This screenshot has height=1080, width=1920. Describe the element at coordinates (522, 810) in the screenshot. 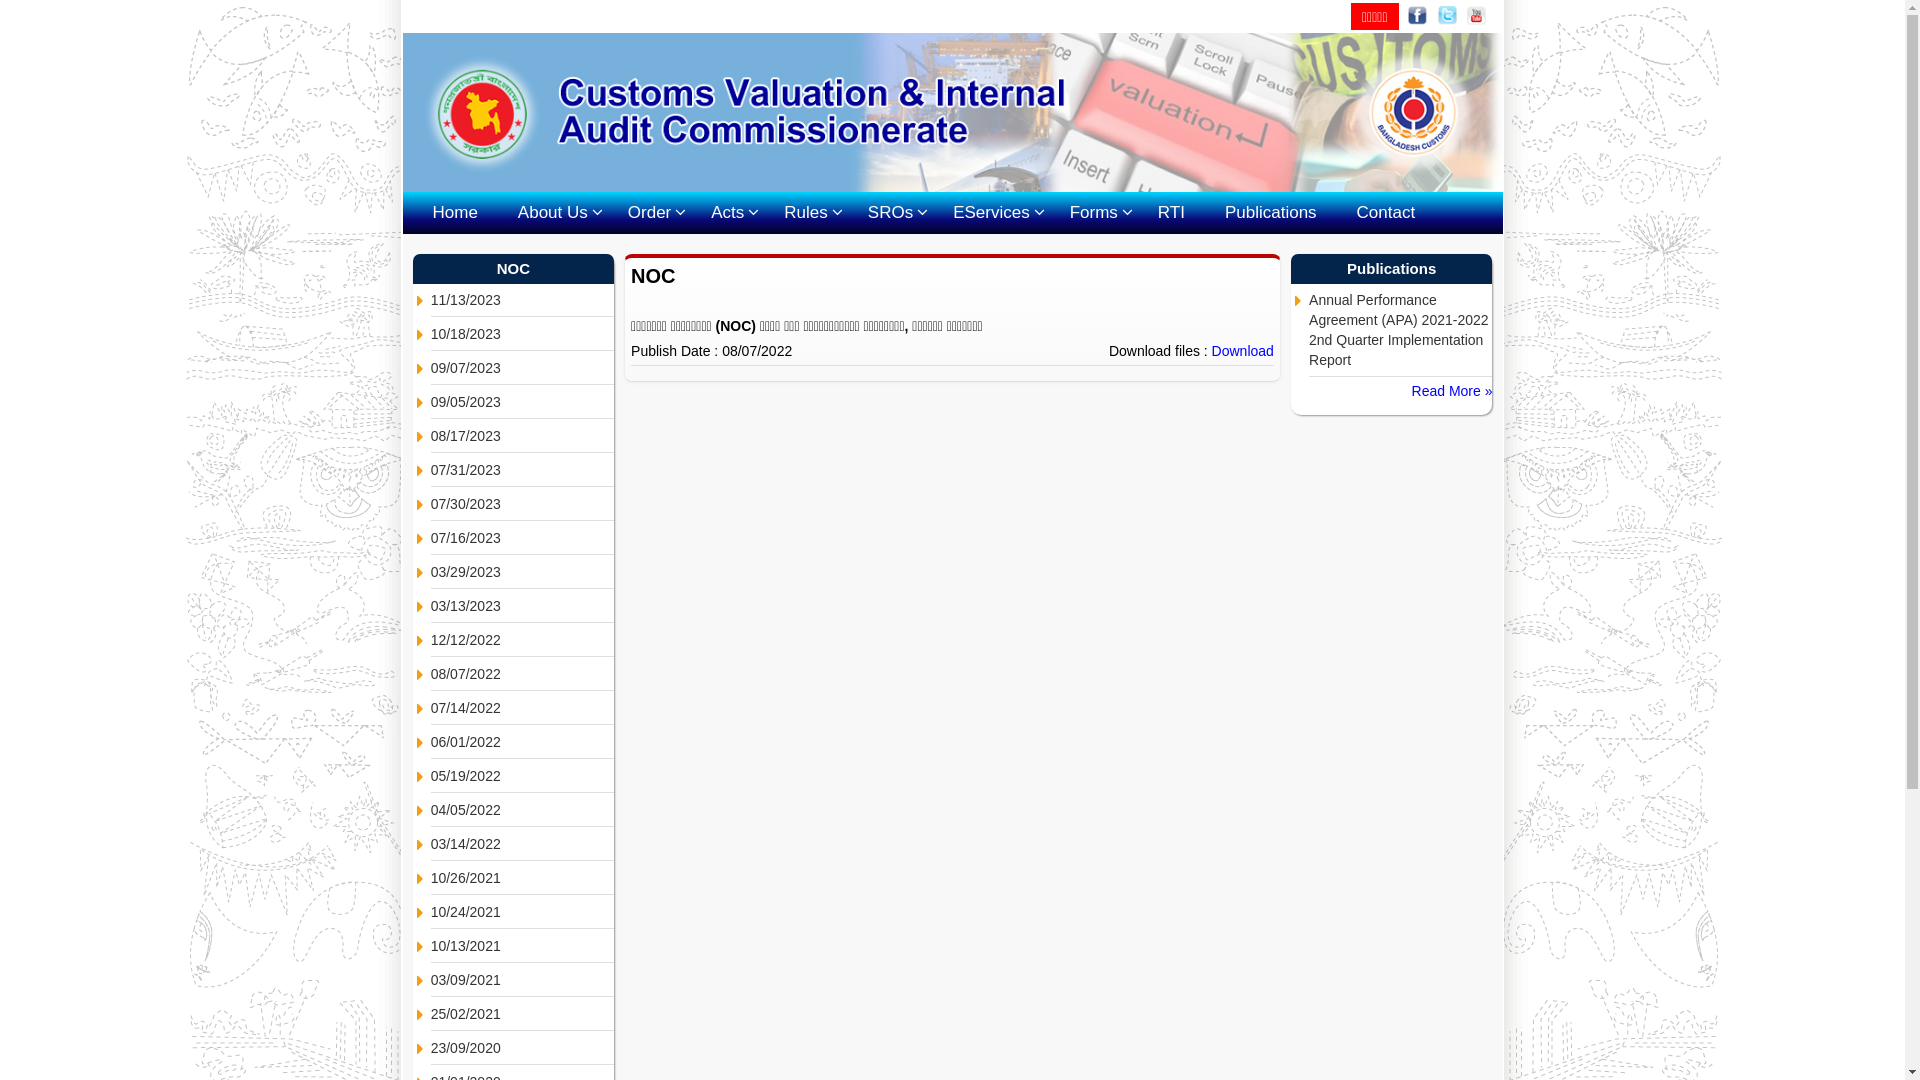

I see `'04/05/2022'` at that location.